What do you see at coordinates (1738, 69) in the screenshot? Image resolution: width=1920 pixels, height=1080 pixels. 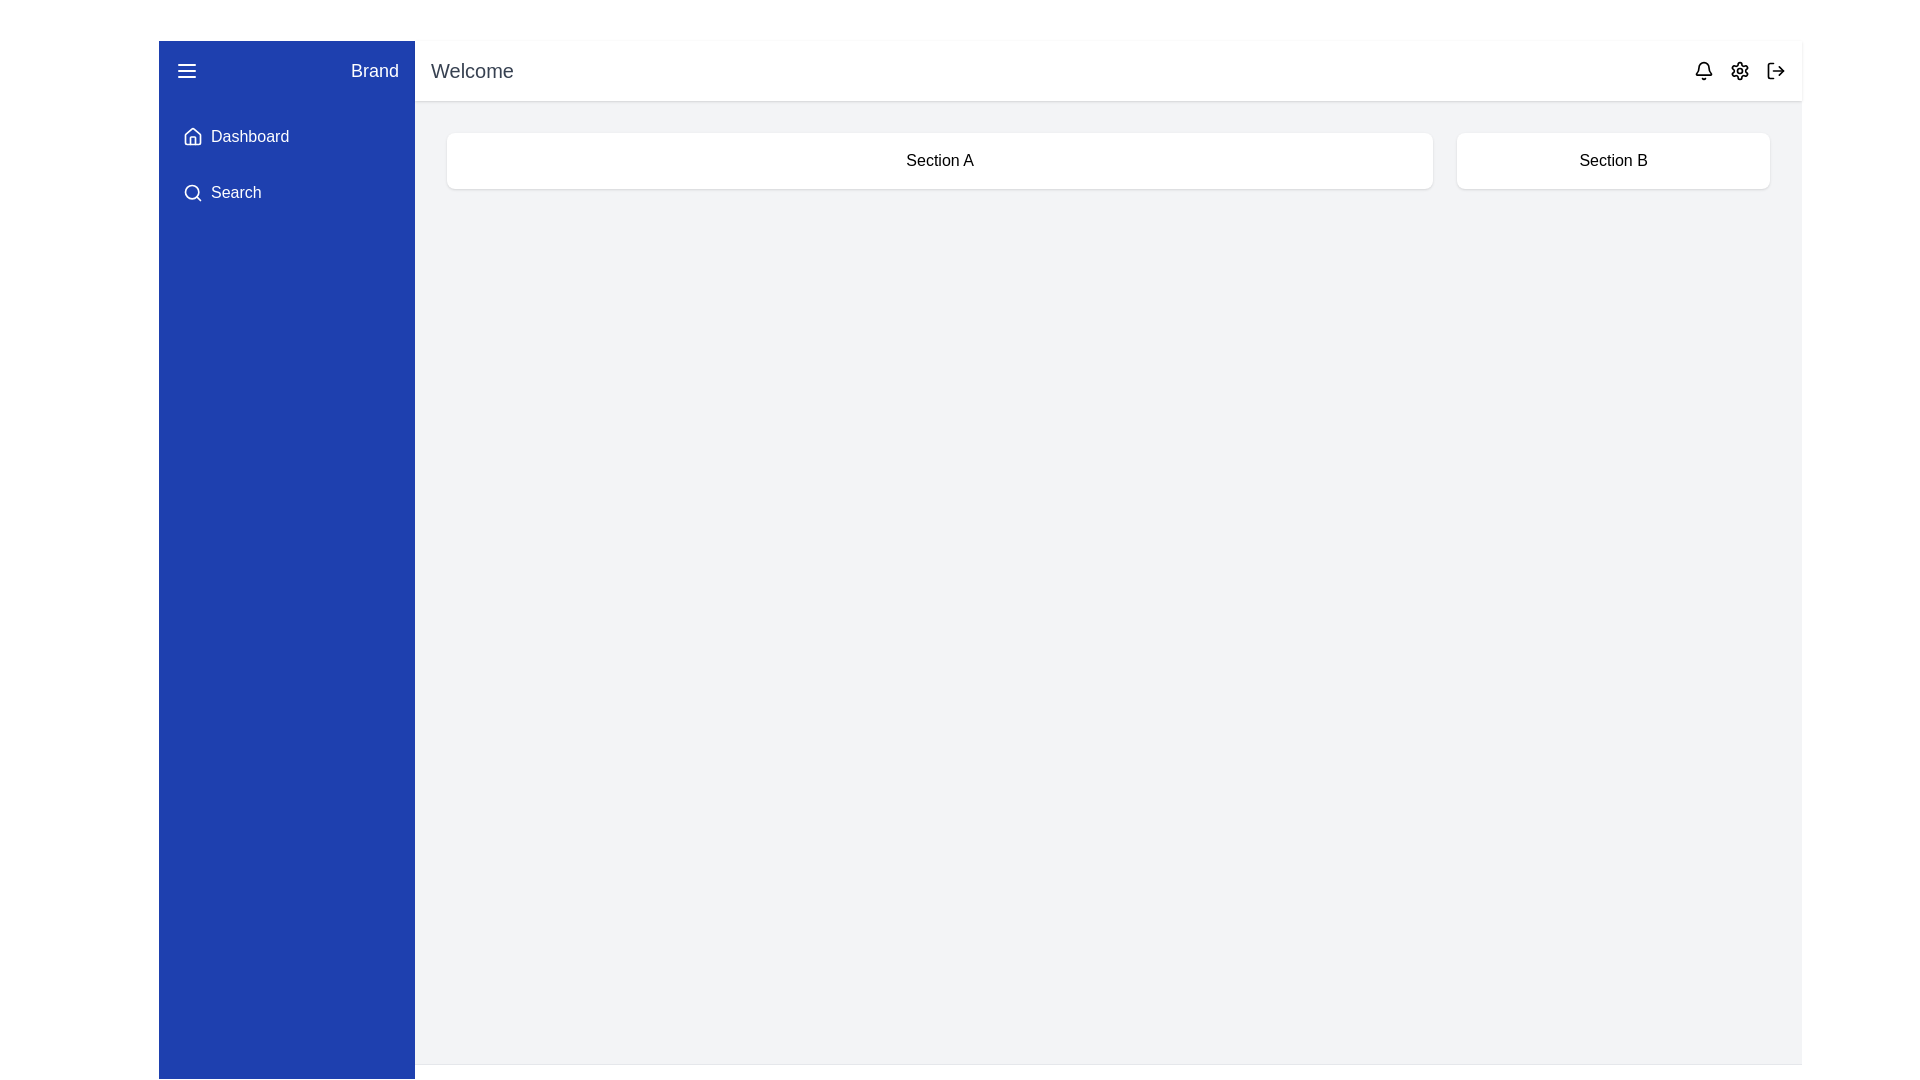 I see `the settings button located in the top-right corner of the interface, positioned between the notification icon and the logout icon` at bounding box center [1738, 69].